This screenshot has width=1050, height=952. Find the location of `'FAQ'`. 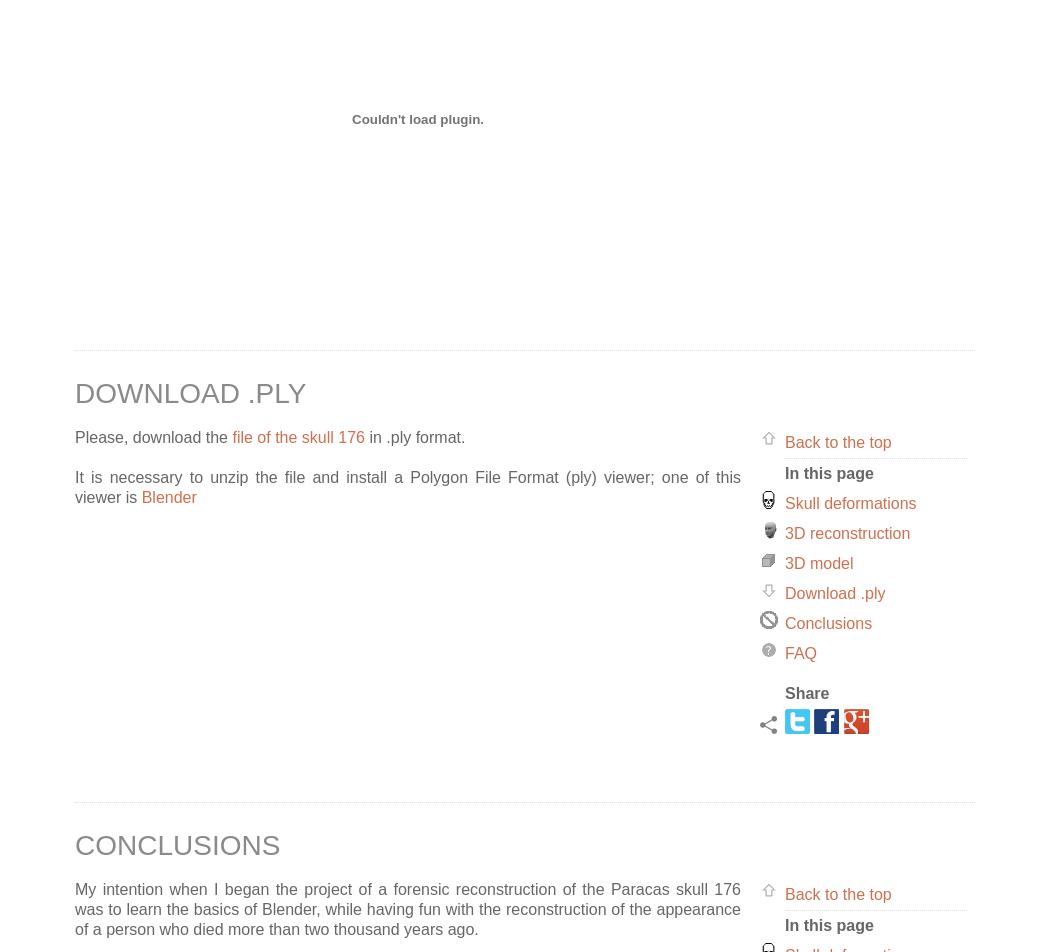

'FAQ' is located at coordinates (784, 652).